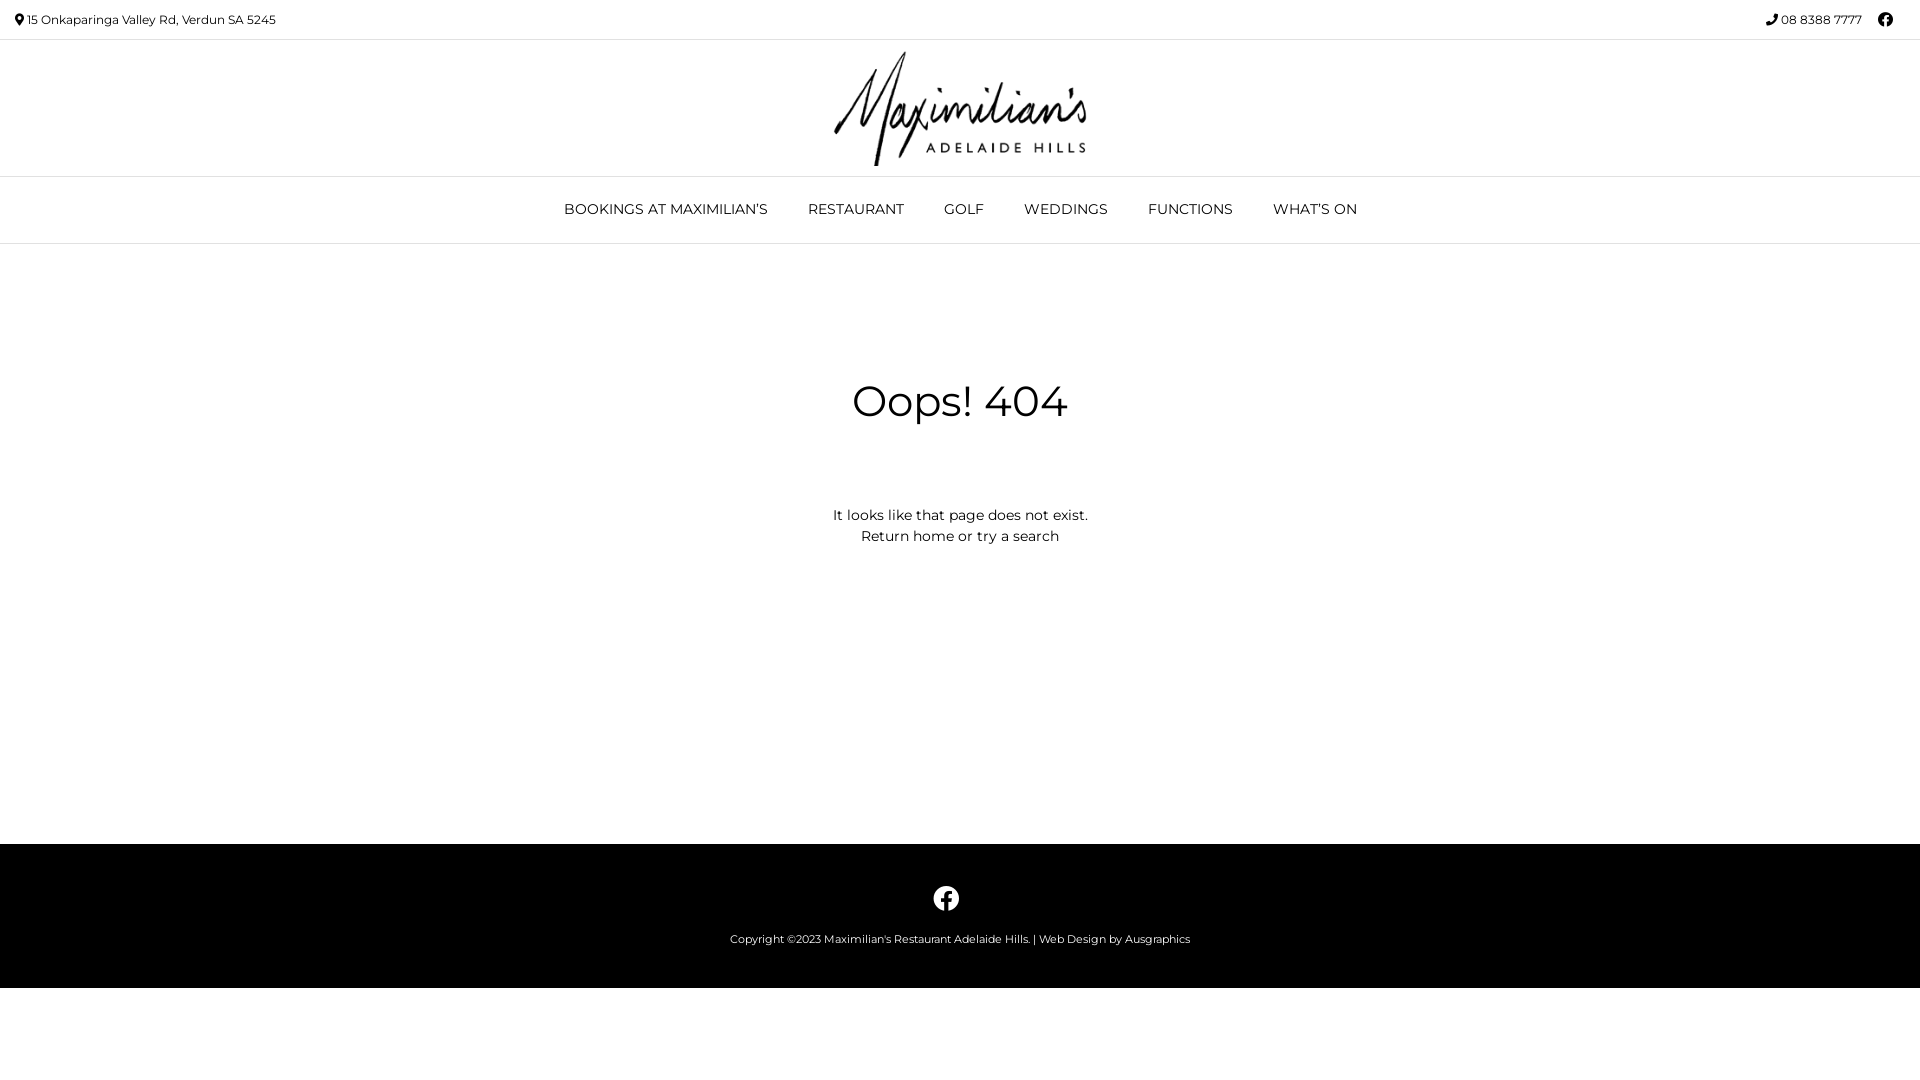  What do you see at coordinates (1884, 19) in the screenshot?
I see `'Find Us on Facebook'` at bounding box center [1884, 19].